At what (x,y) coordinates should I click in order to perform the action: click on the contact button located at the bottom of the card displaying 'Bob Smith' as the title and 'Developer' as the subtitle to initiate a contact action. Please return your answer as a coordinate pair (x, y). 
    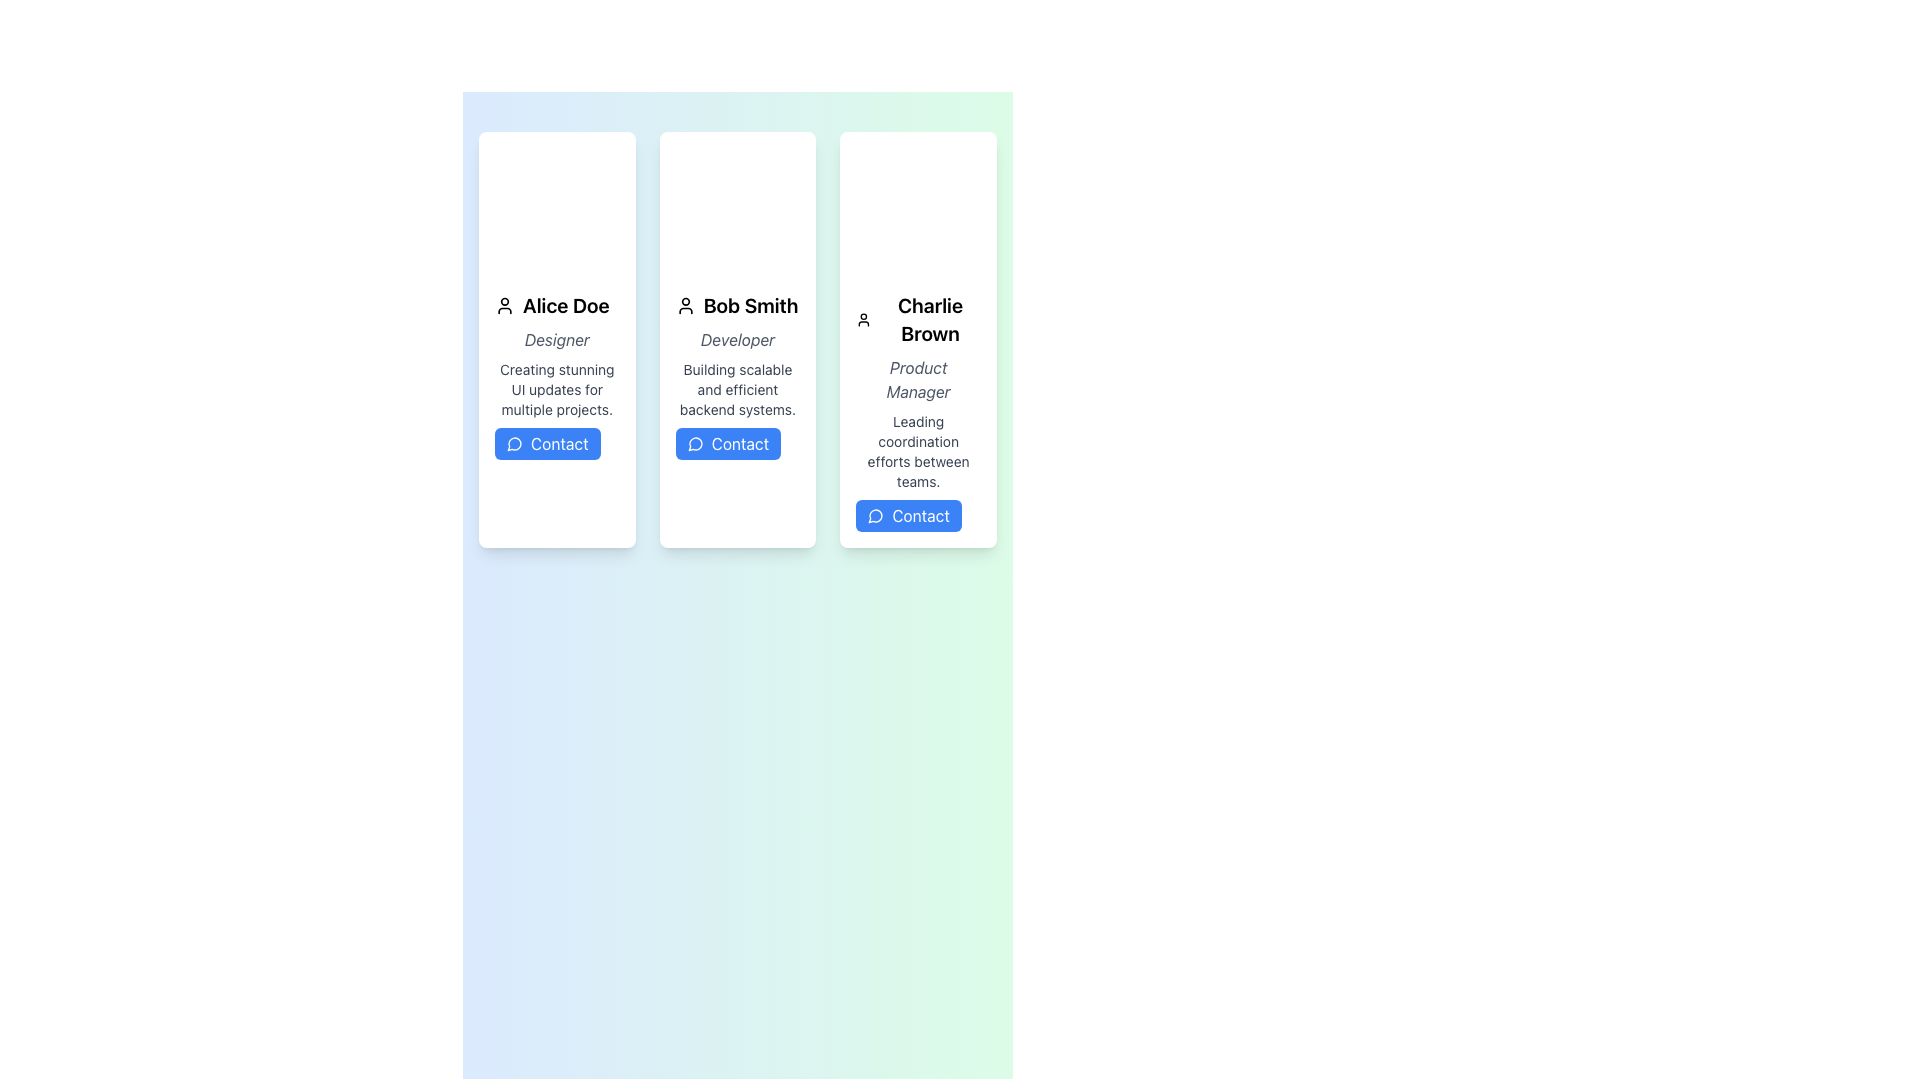
    Looking at the image, I should click on (727, 442).